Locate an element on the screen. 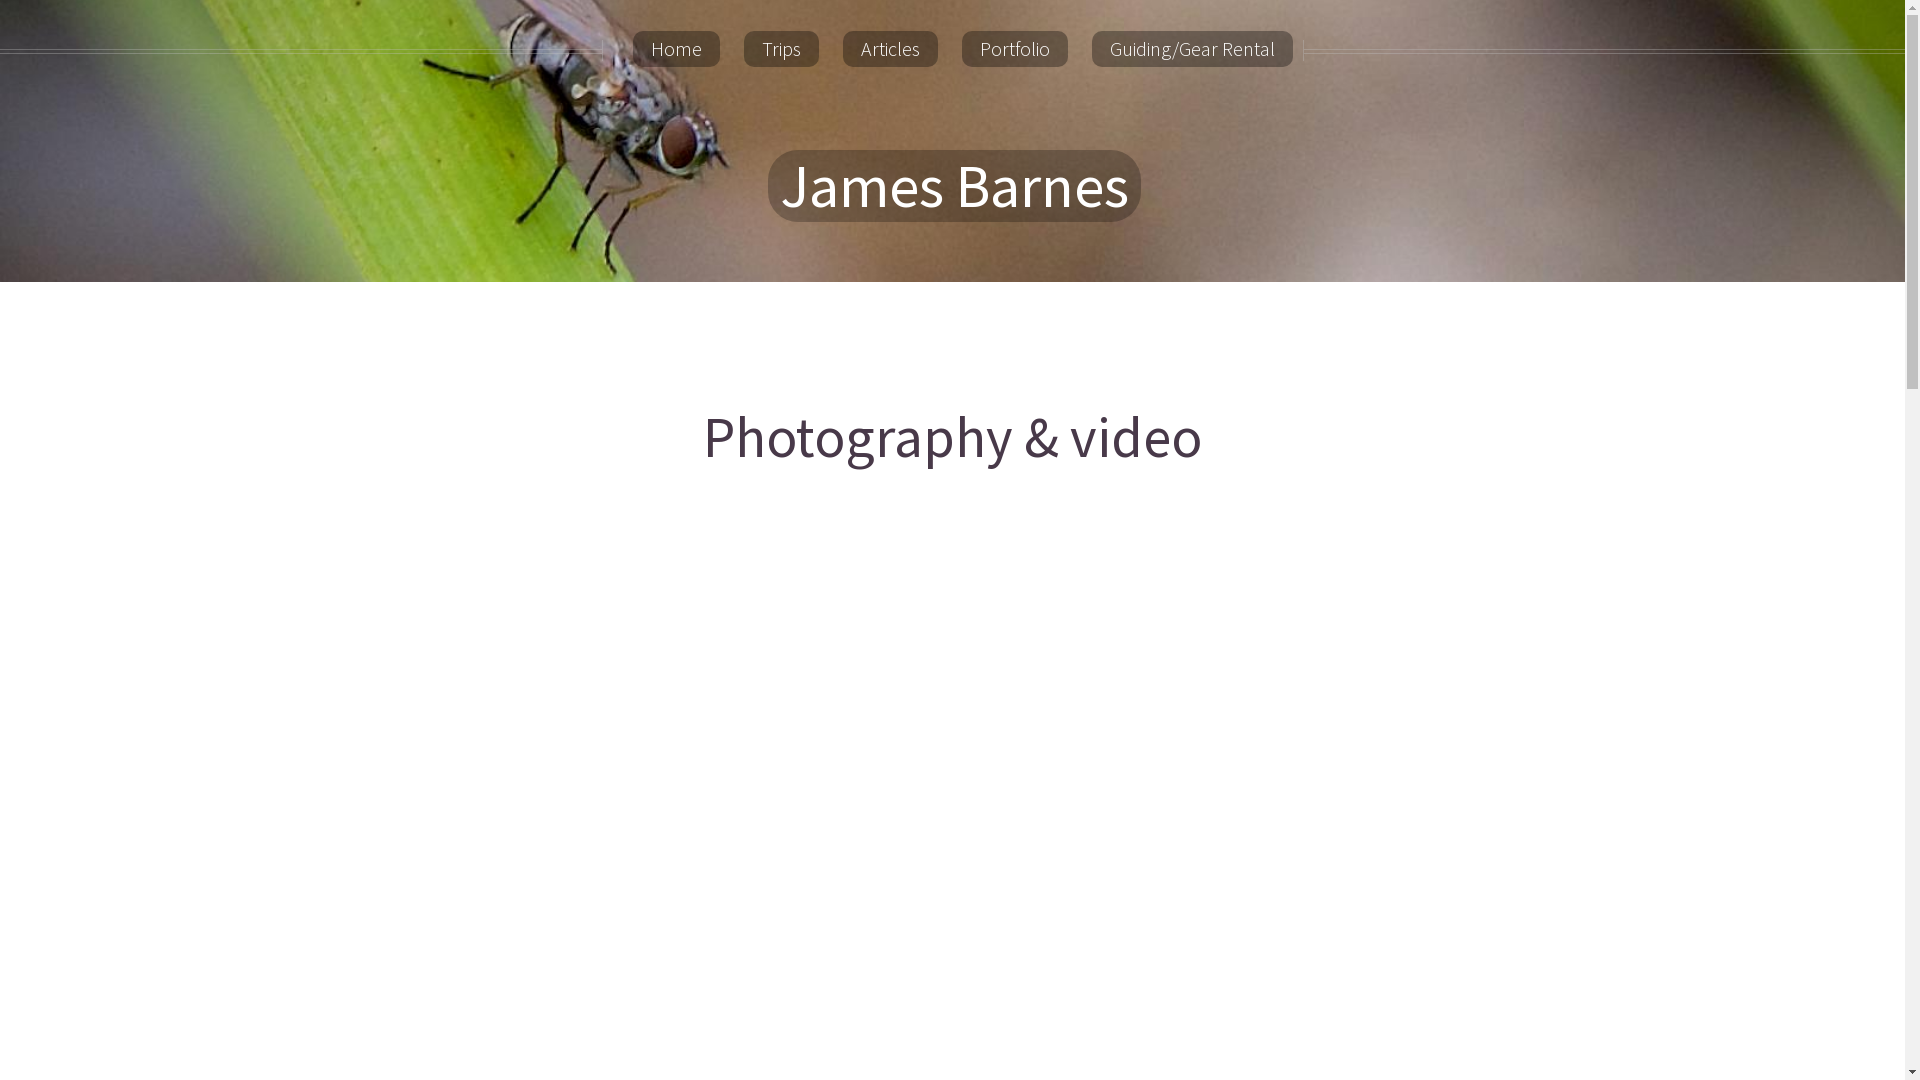 The height and width of the screenshot is (1080, 1920). 'James Barnes' is located at coordinates (953, 185).